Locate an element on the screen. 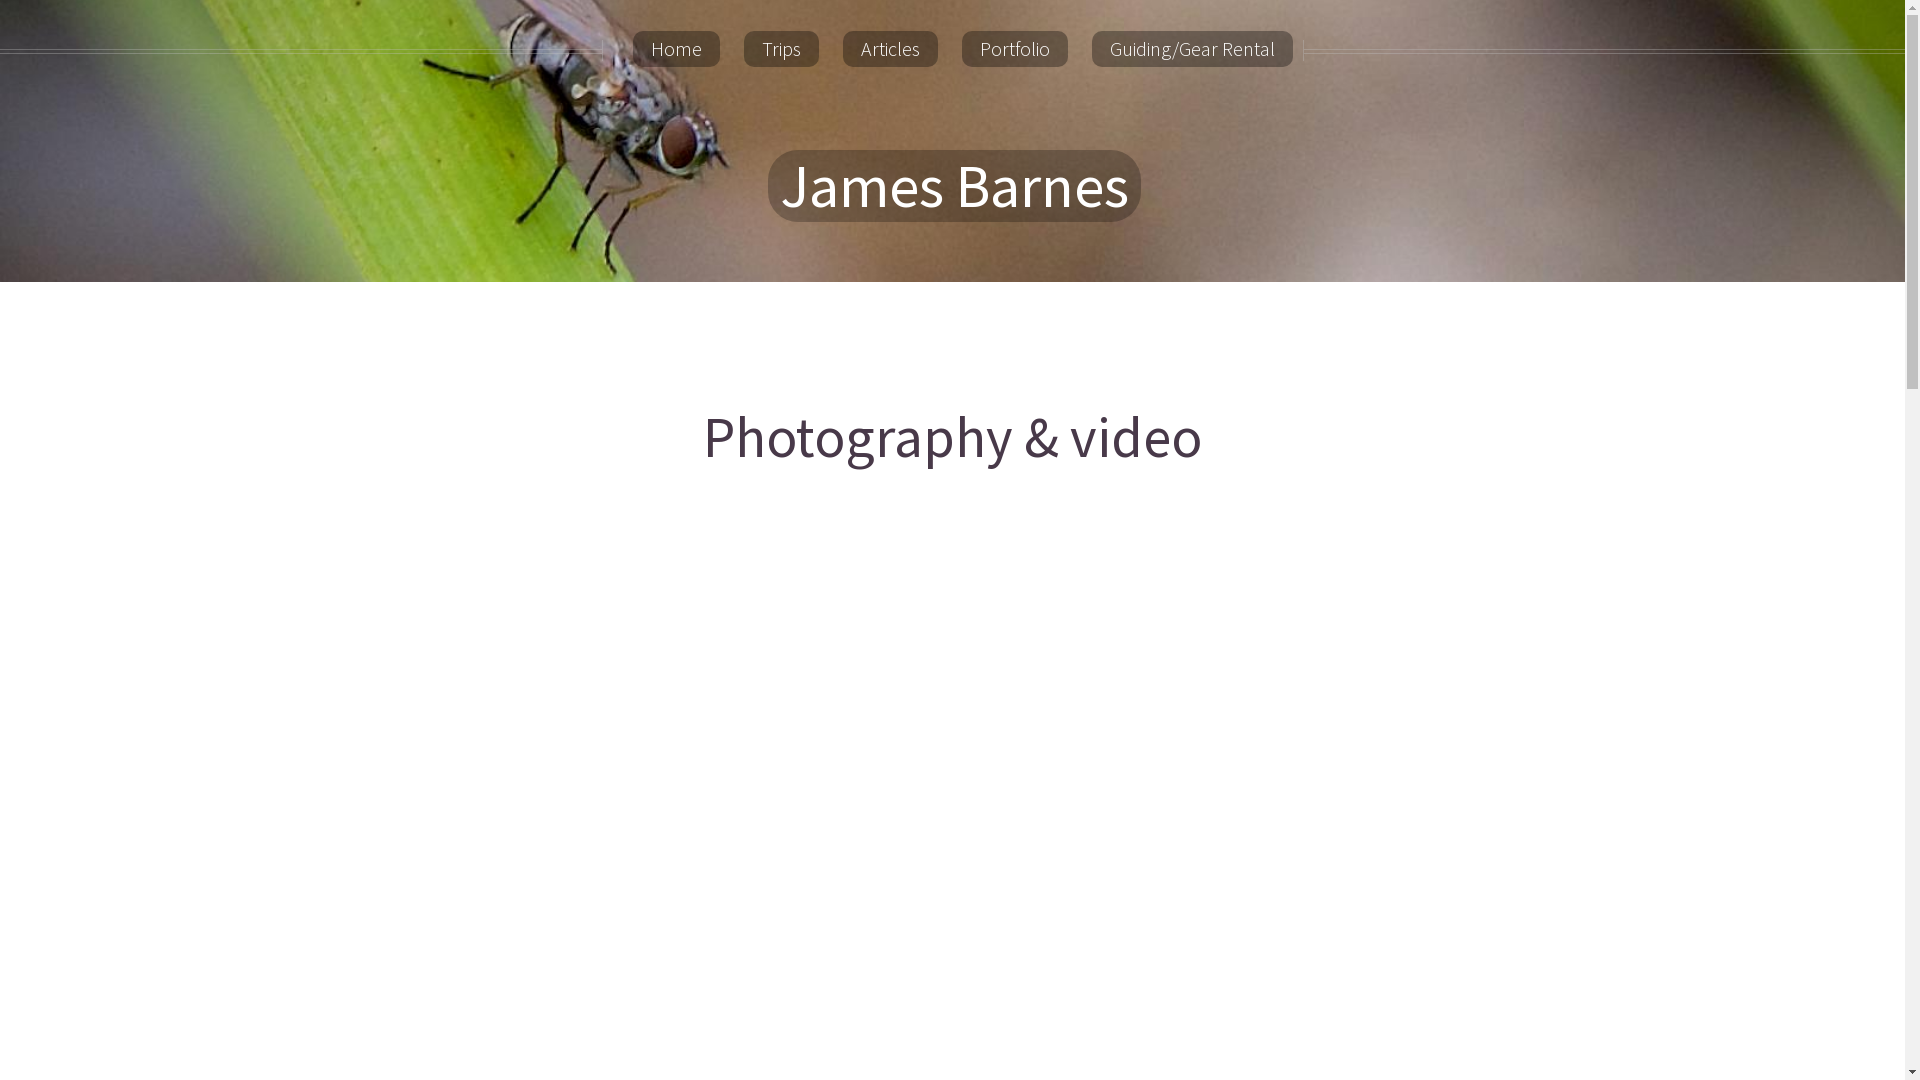 The height and width of the screenshot is (1080, 1920). 'James Barnes' is located at coordinates (953, 185).